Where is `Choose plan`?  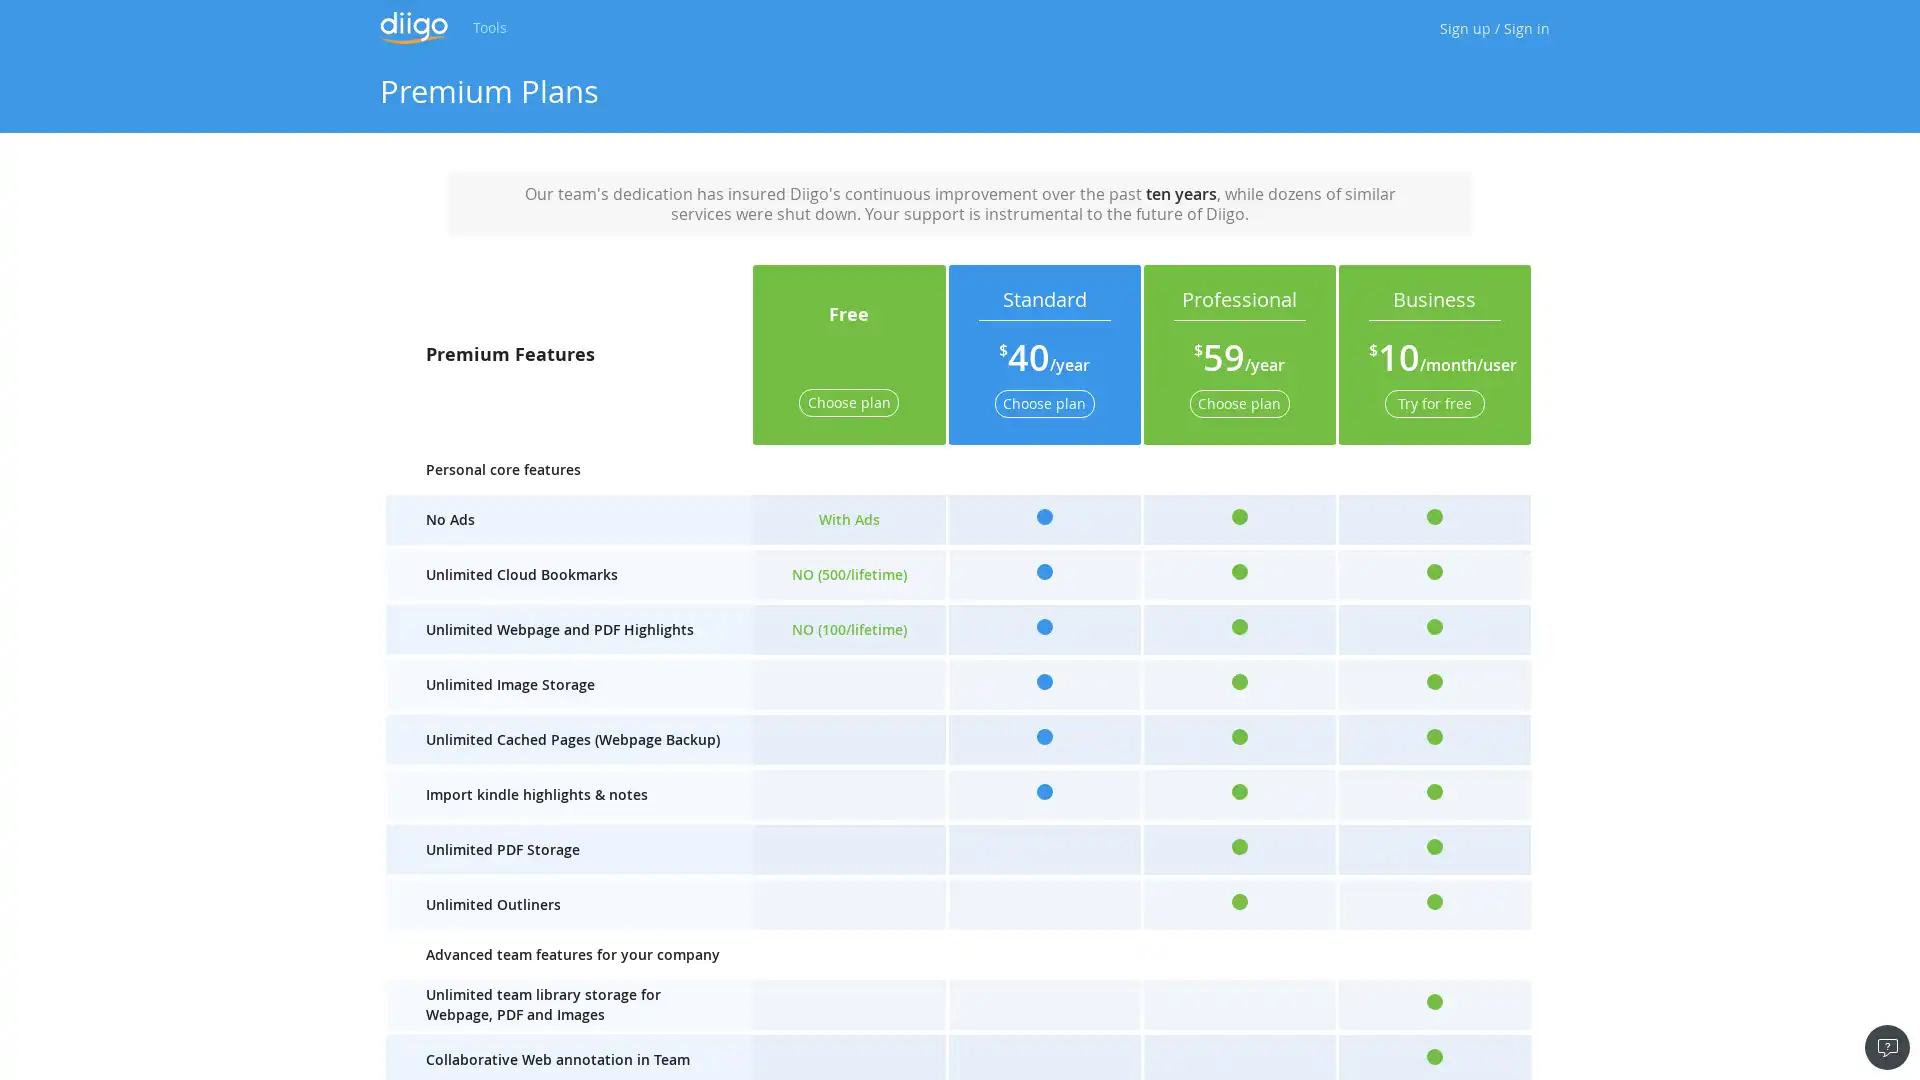 Choose plan is located at coordinates (1042, 402).